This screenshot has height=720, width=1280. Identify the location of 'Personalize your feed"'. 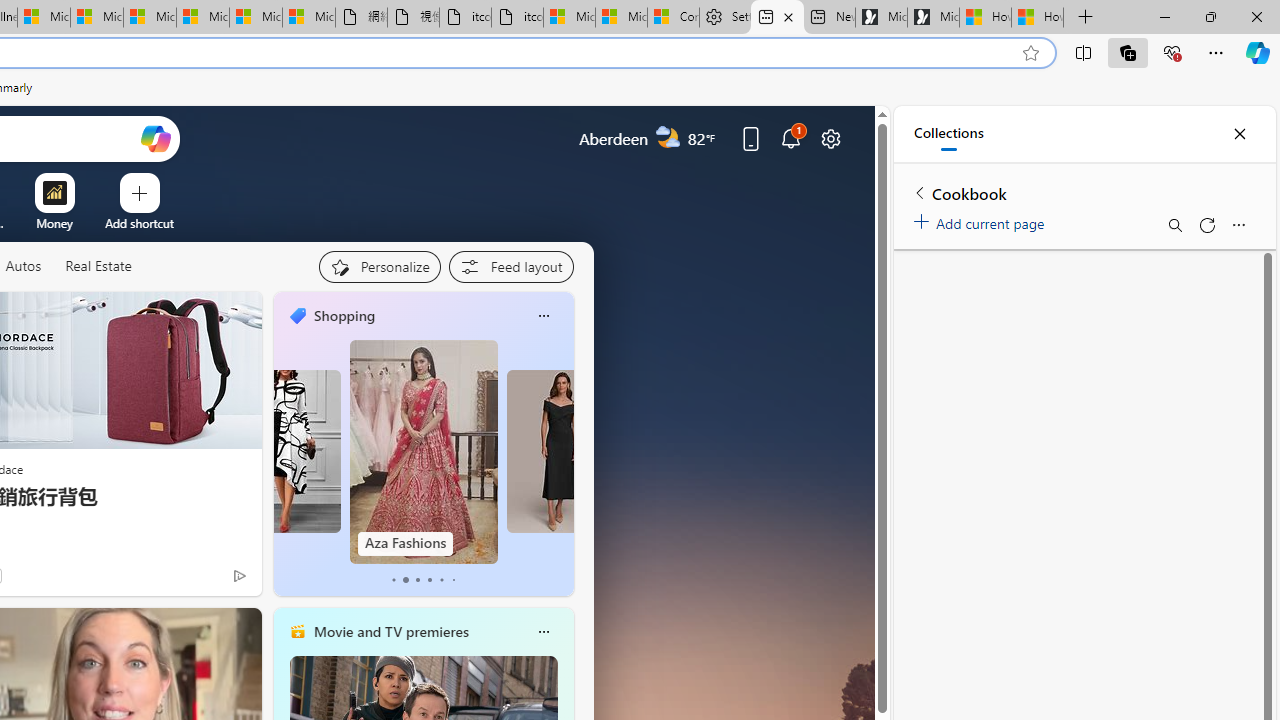
(379, 266).